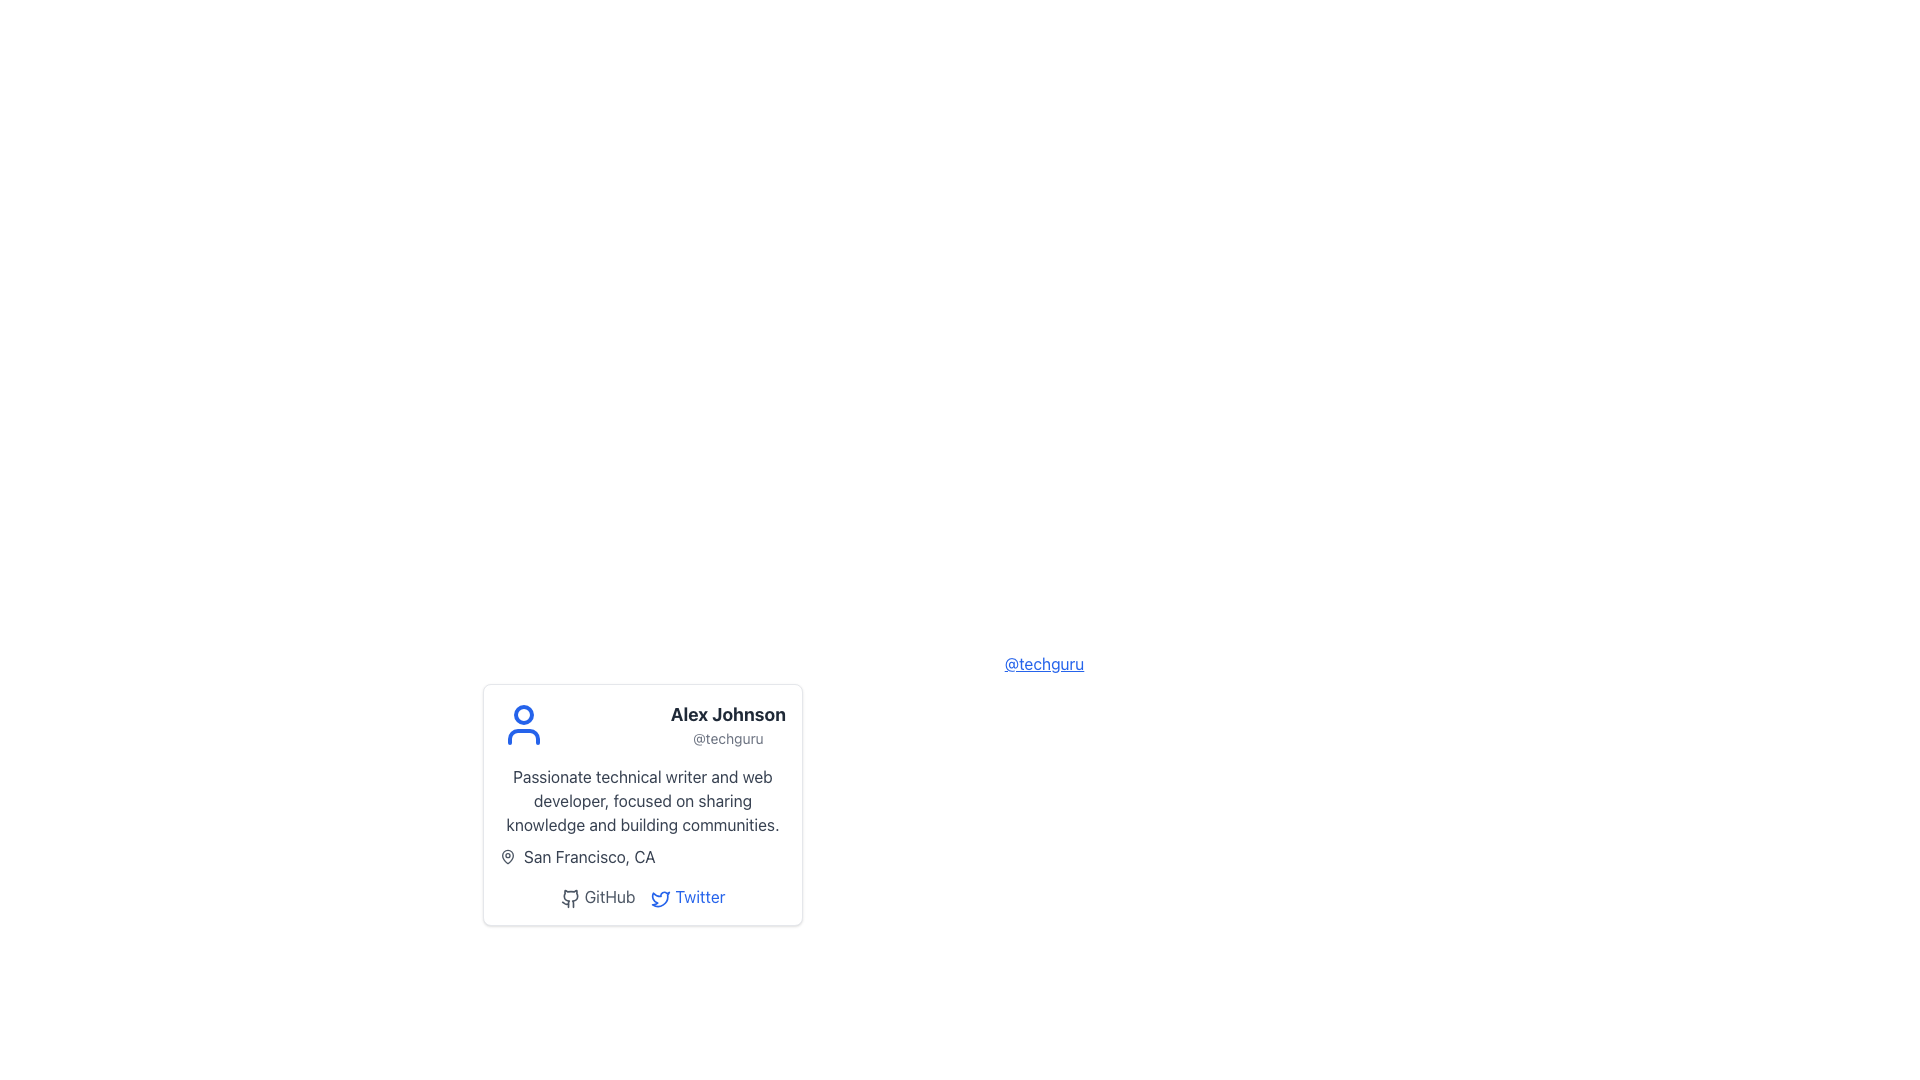 This screenshot has height=1080, width=1920. I want to click on the read-only text element that describes the user's profession and focus areas, located below the user's name in the user profile card, so click(643, 800).